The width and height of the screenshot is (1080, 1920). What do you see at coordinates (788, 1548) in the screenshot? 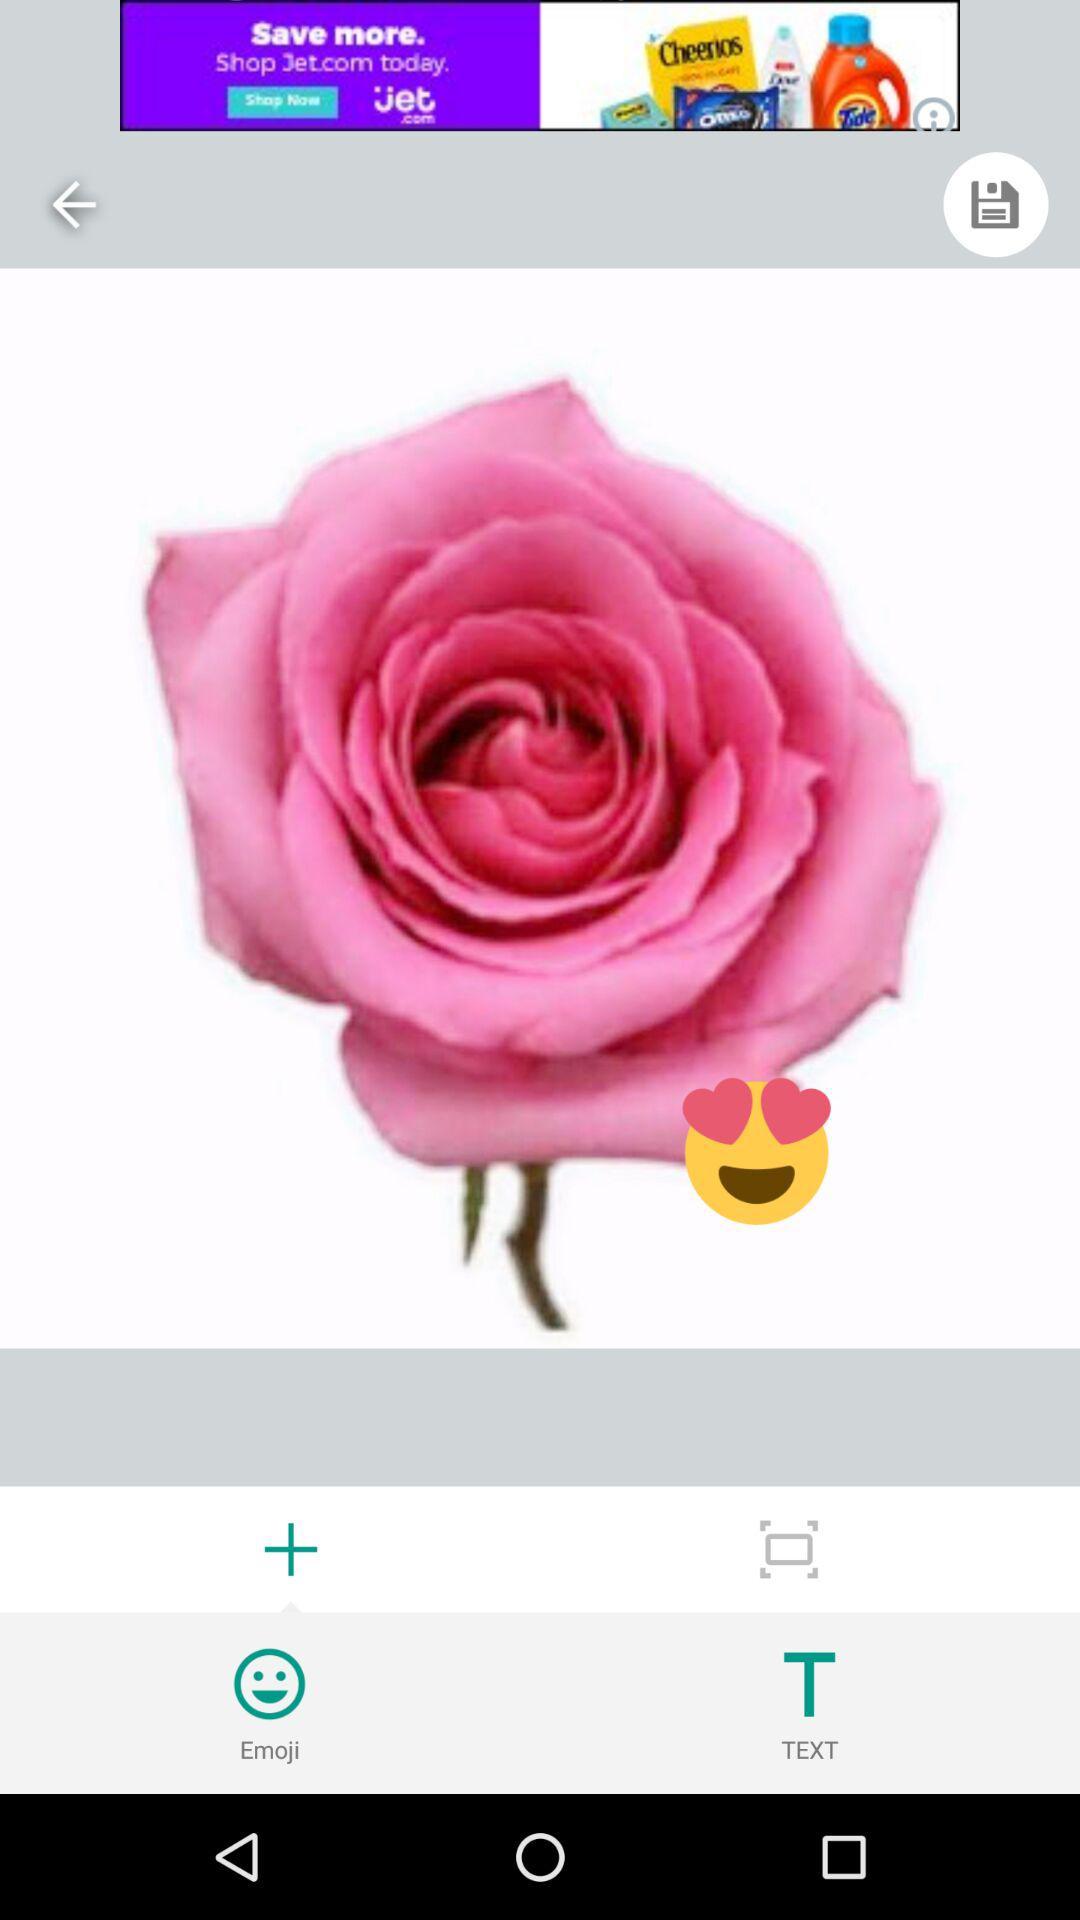
I see `the more icon` at bounding box center [788, 1548].